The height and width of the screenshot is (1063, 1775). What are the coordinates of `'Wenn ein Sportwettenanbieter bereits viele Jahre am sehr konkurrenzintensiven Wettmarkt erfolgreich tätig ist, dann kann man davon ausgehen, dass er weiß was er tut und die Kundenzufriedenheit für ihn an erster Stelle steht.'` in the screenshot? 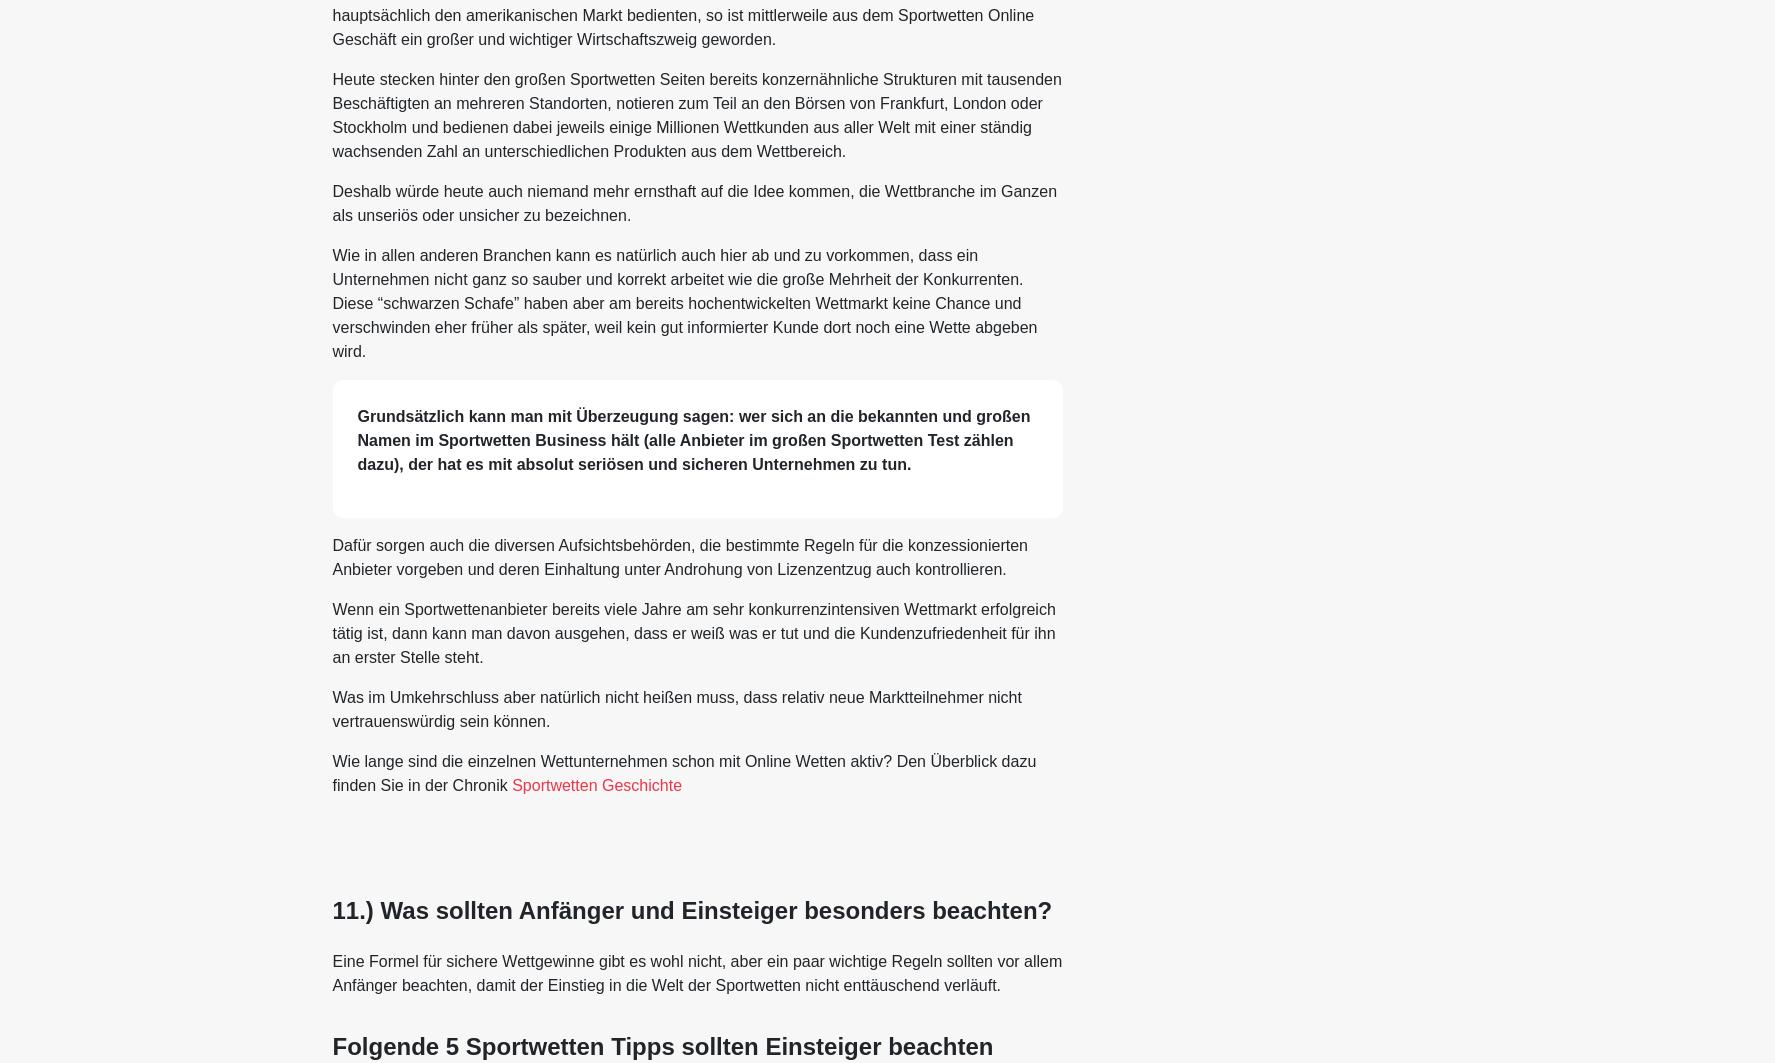 It's located at (692, 631).